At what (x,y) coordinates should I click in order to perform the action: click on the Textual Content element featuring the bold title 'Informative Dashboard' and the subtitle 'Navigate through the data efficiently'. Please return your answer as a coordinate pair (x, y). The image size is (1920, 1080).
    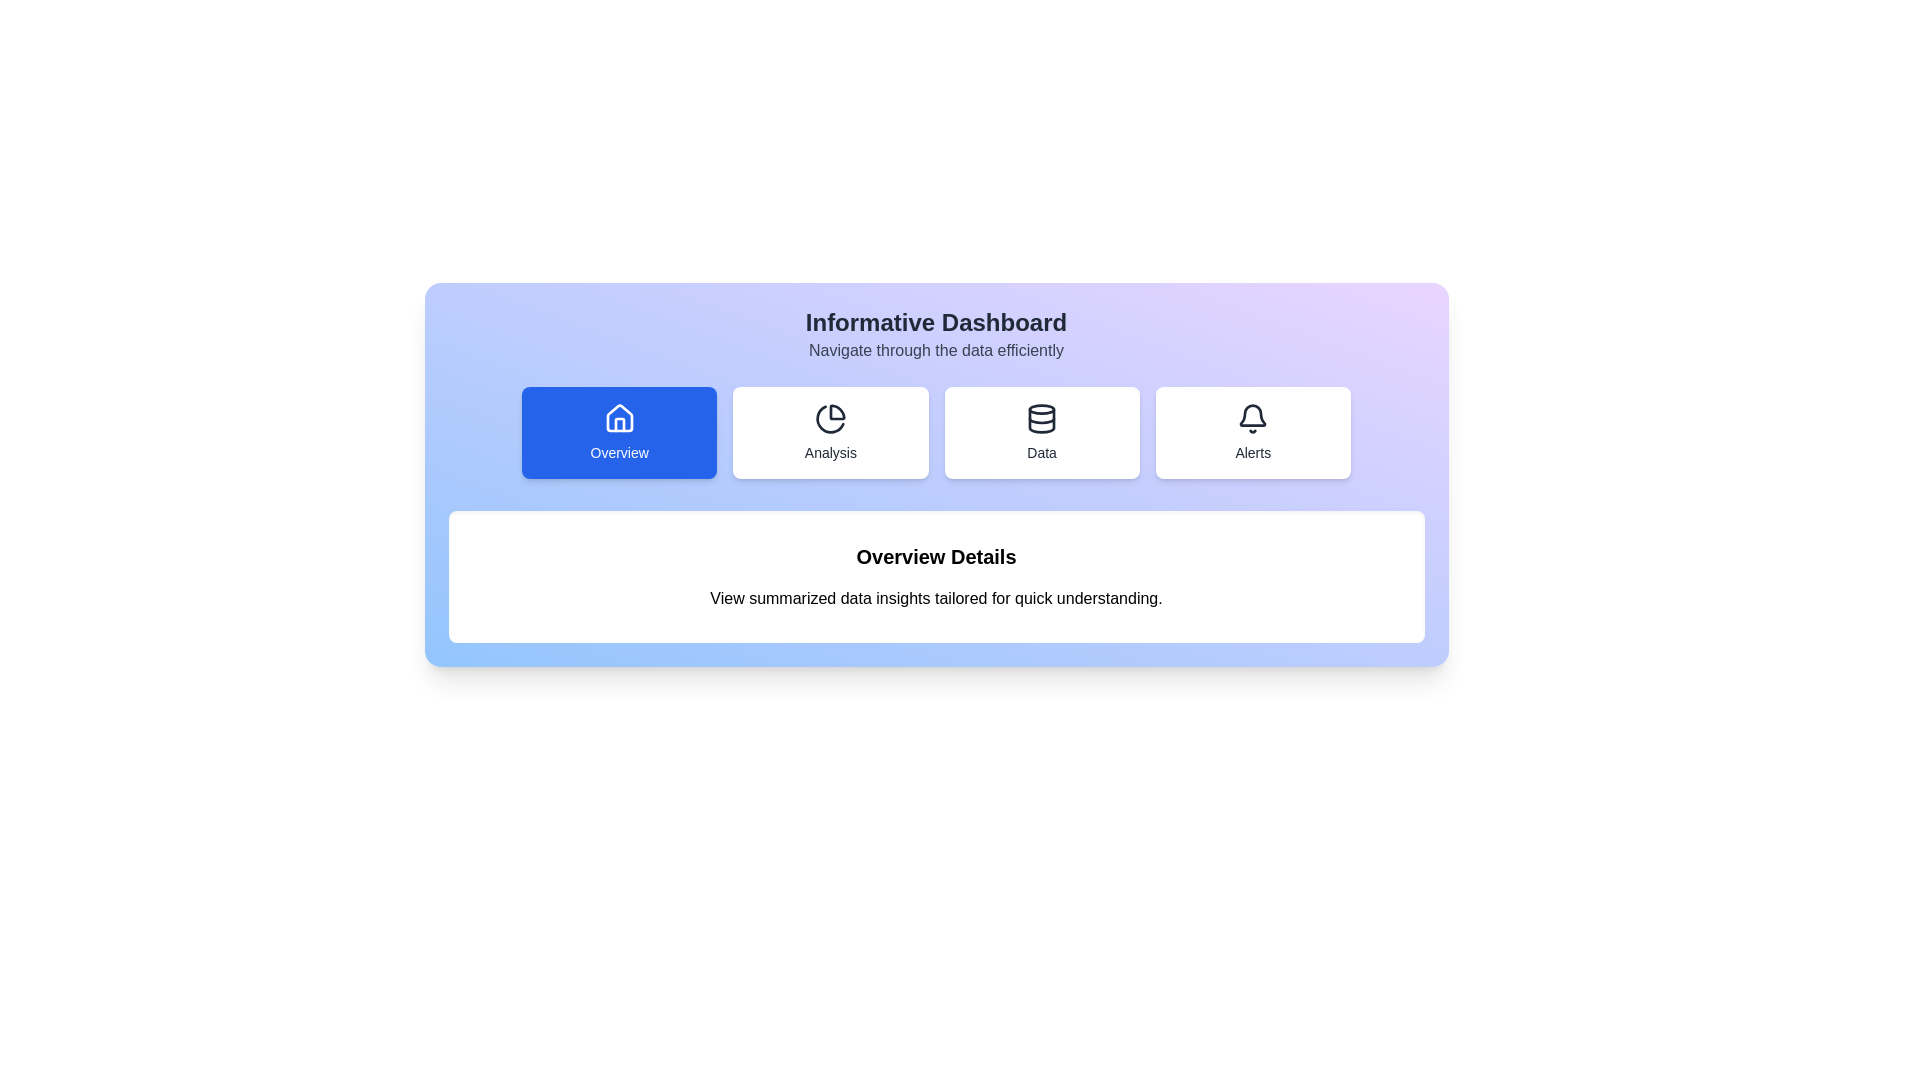
    Looking at the image, I should click on (935, 334).